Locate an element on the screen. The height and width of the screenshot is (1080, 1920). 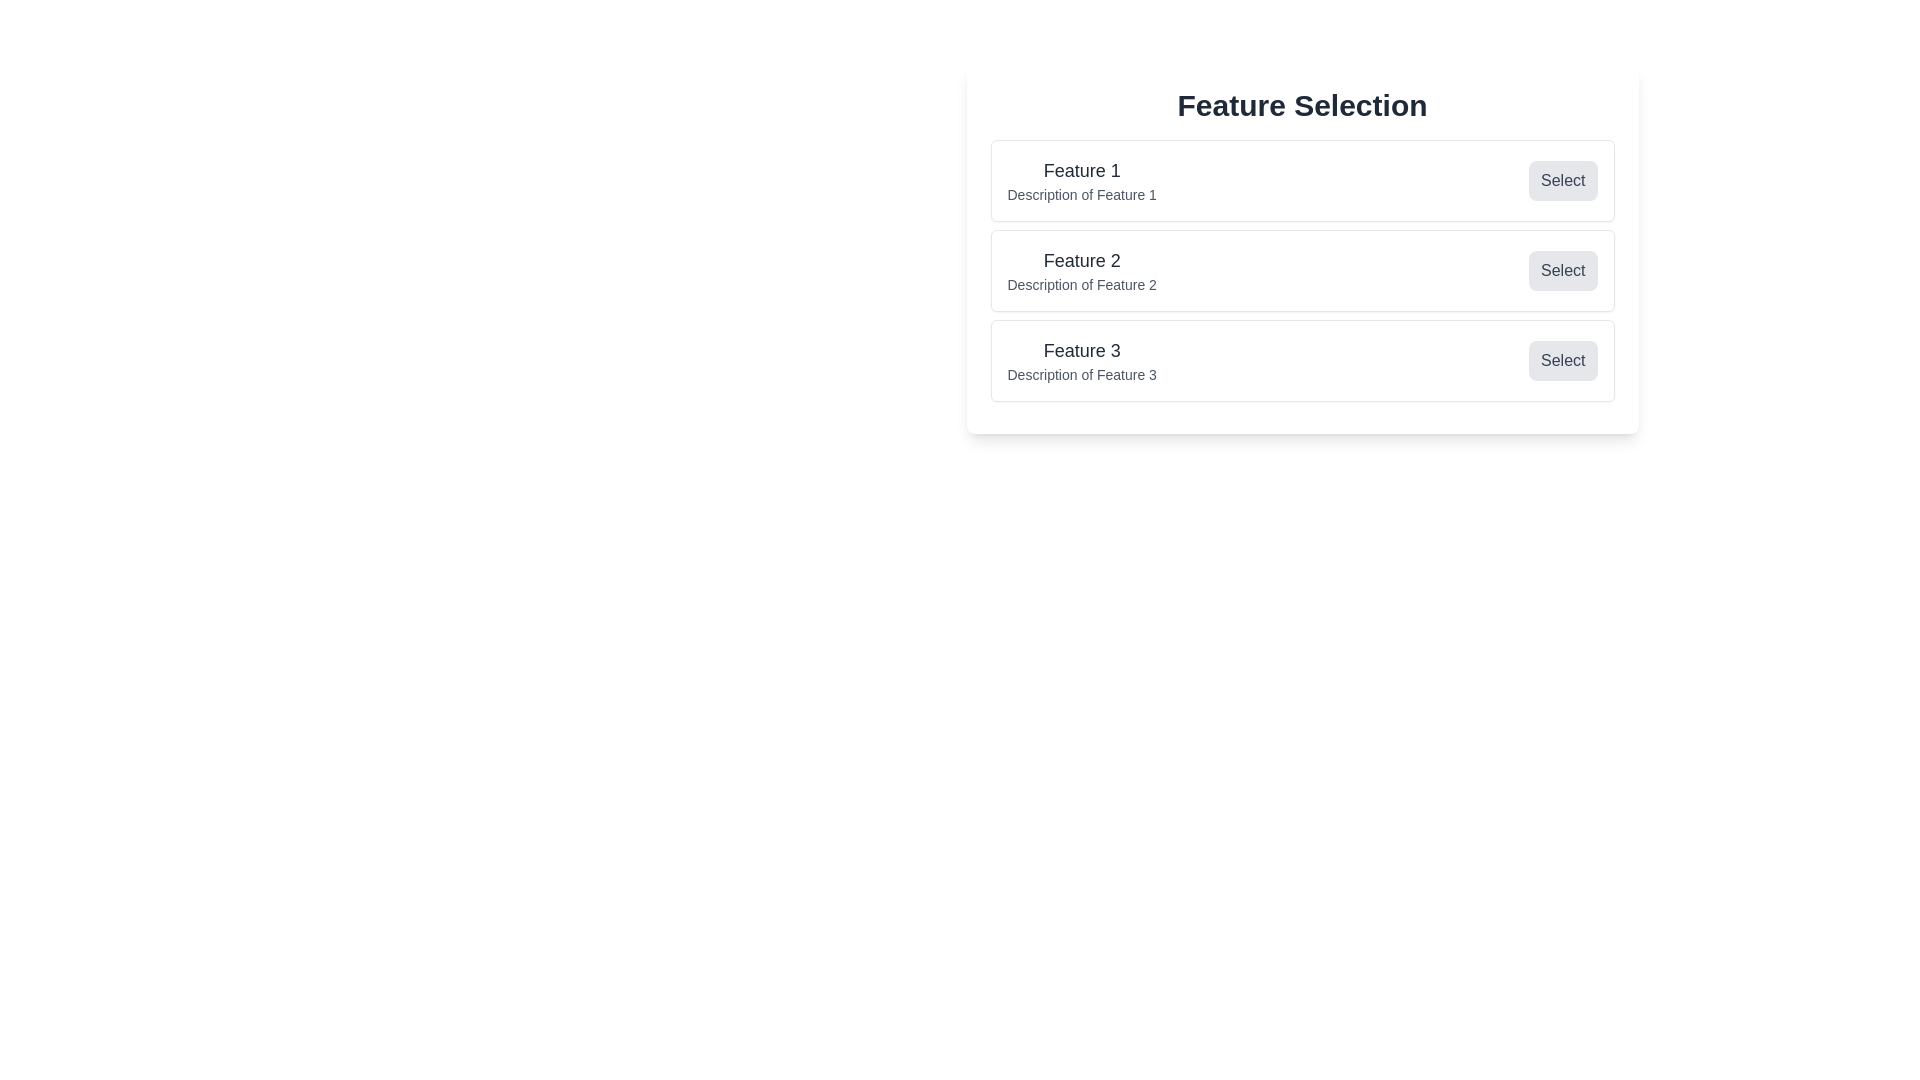
the 'Select' button, which is a rectangular button with rounded corners located to the right of 'Feature 2' is located at coordinates (1562, 270).